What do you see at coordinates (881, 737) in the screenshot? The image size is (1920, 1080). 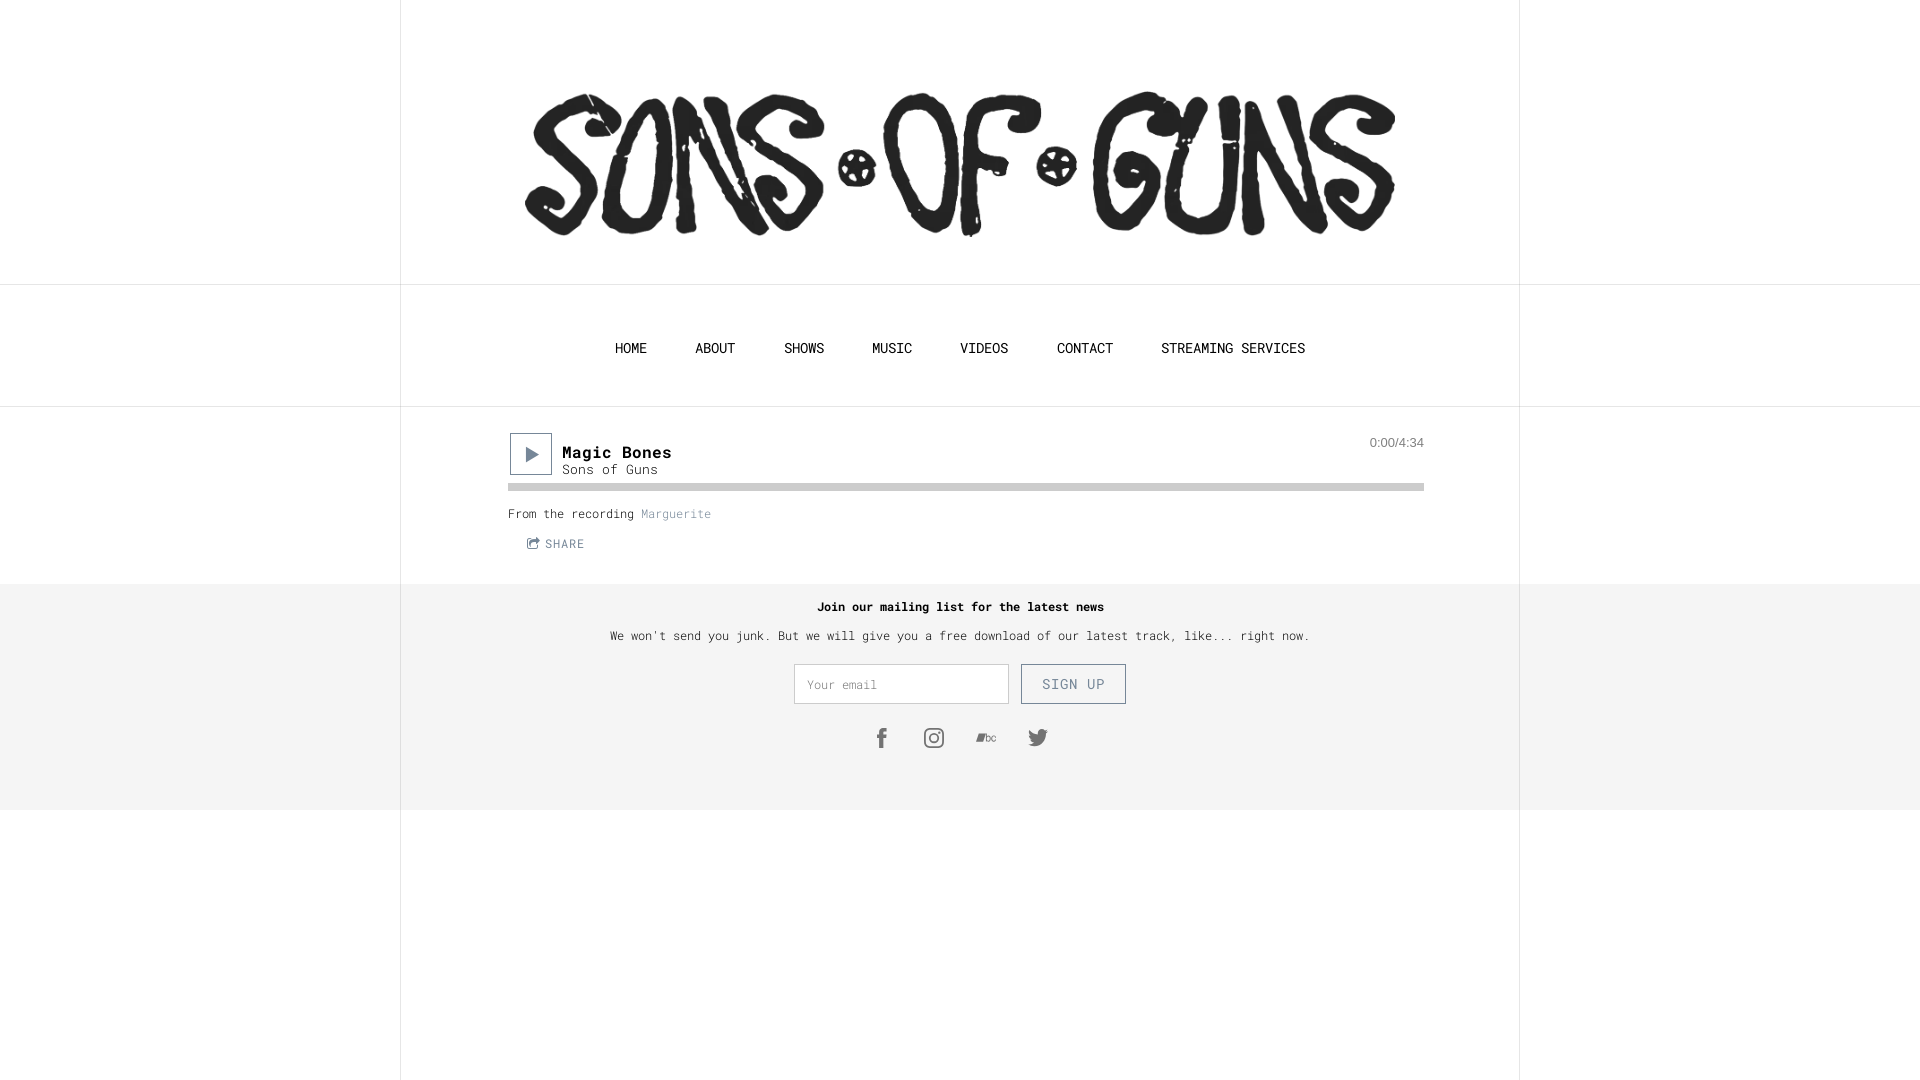 I see `'https://www.facebook.com/sonsofgunsmusic'` at bounding box center [881, 737].